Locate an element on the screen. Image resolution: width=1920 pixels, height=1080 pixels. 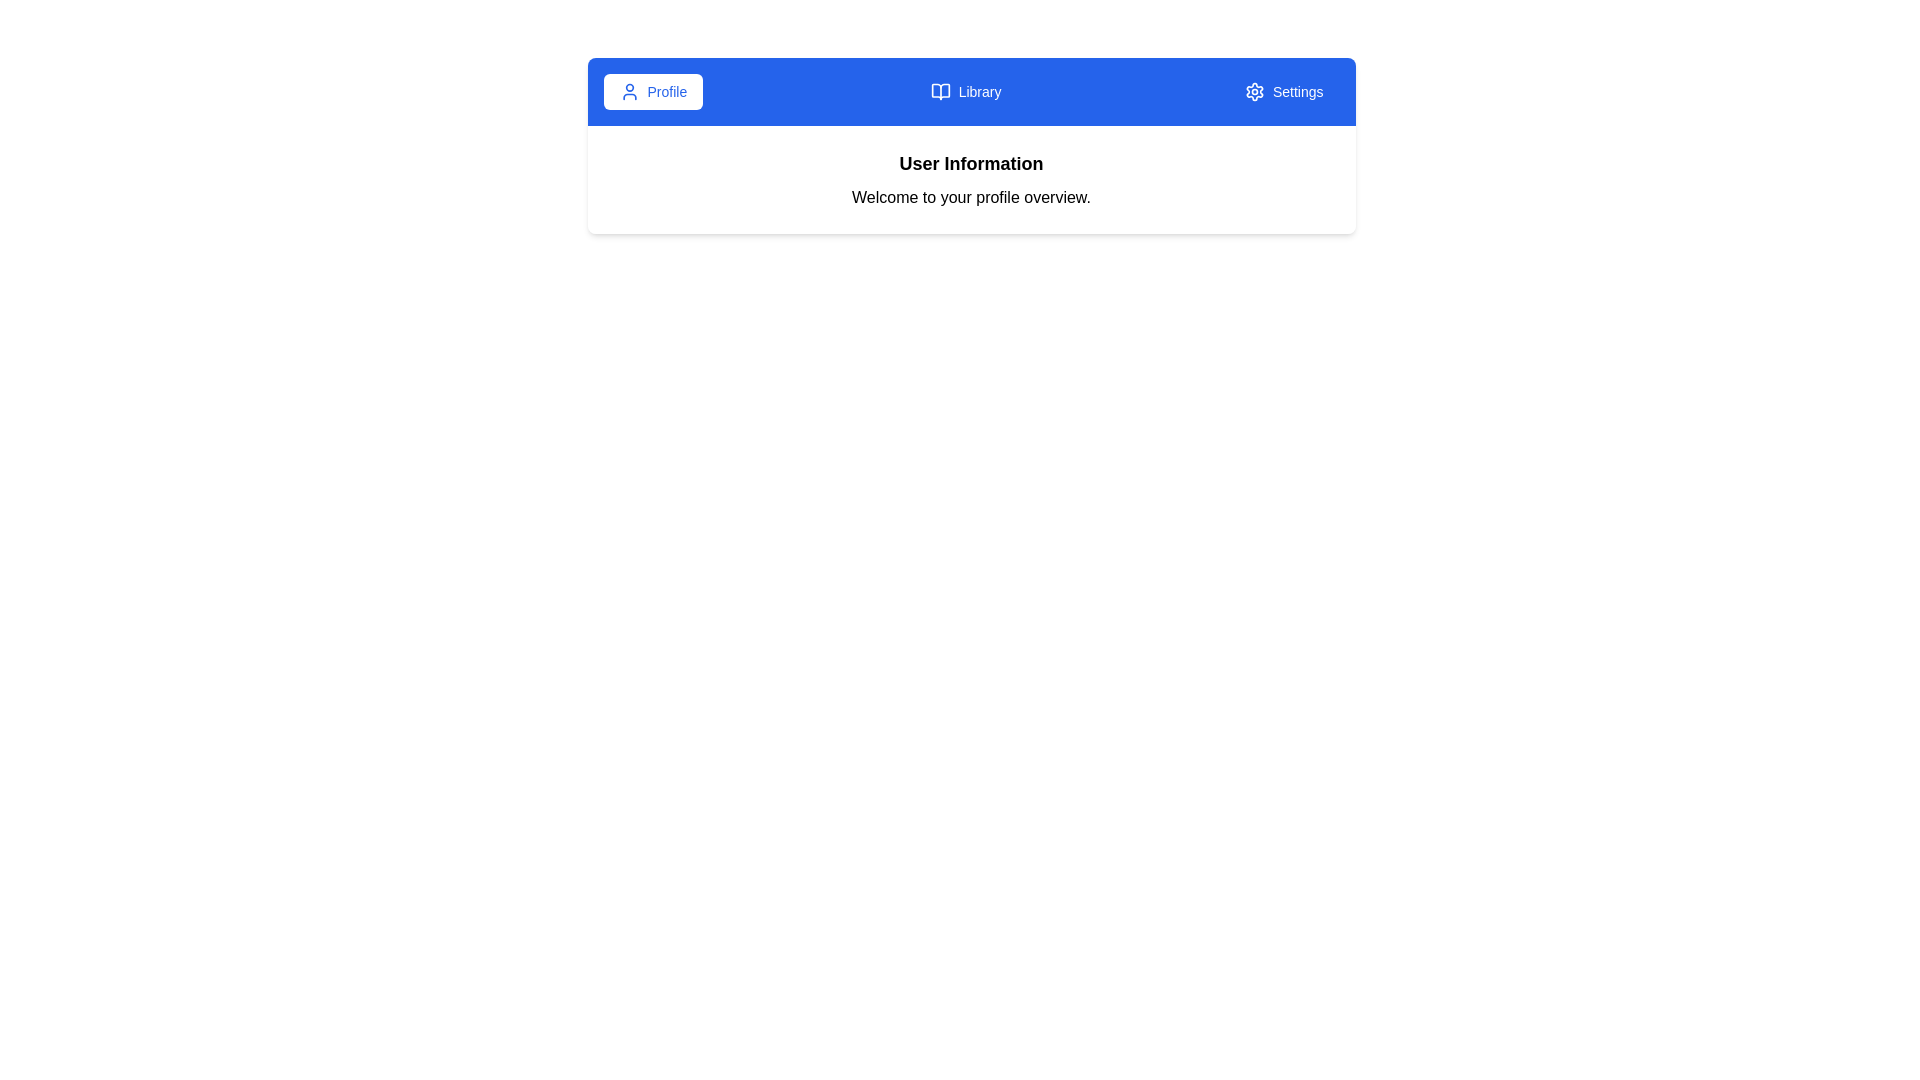
the 'Library' navigation option located in the center portion of the top navigation bar is located at coordinates (979, 92).